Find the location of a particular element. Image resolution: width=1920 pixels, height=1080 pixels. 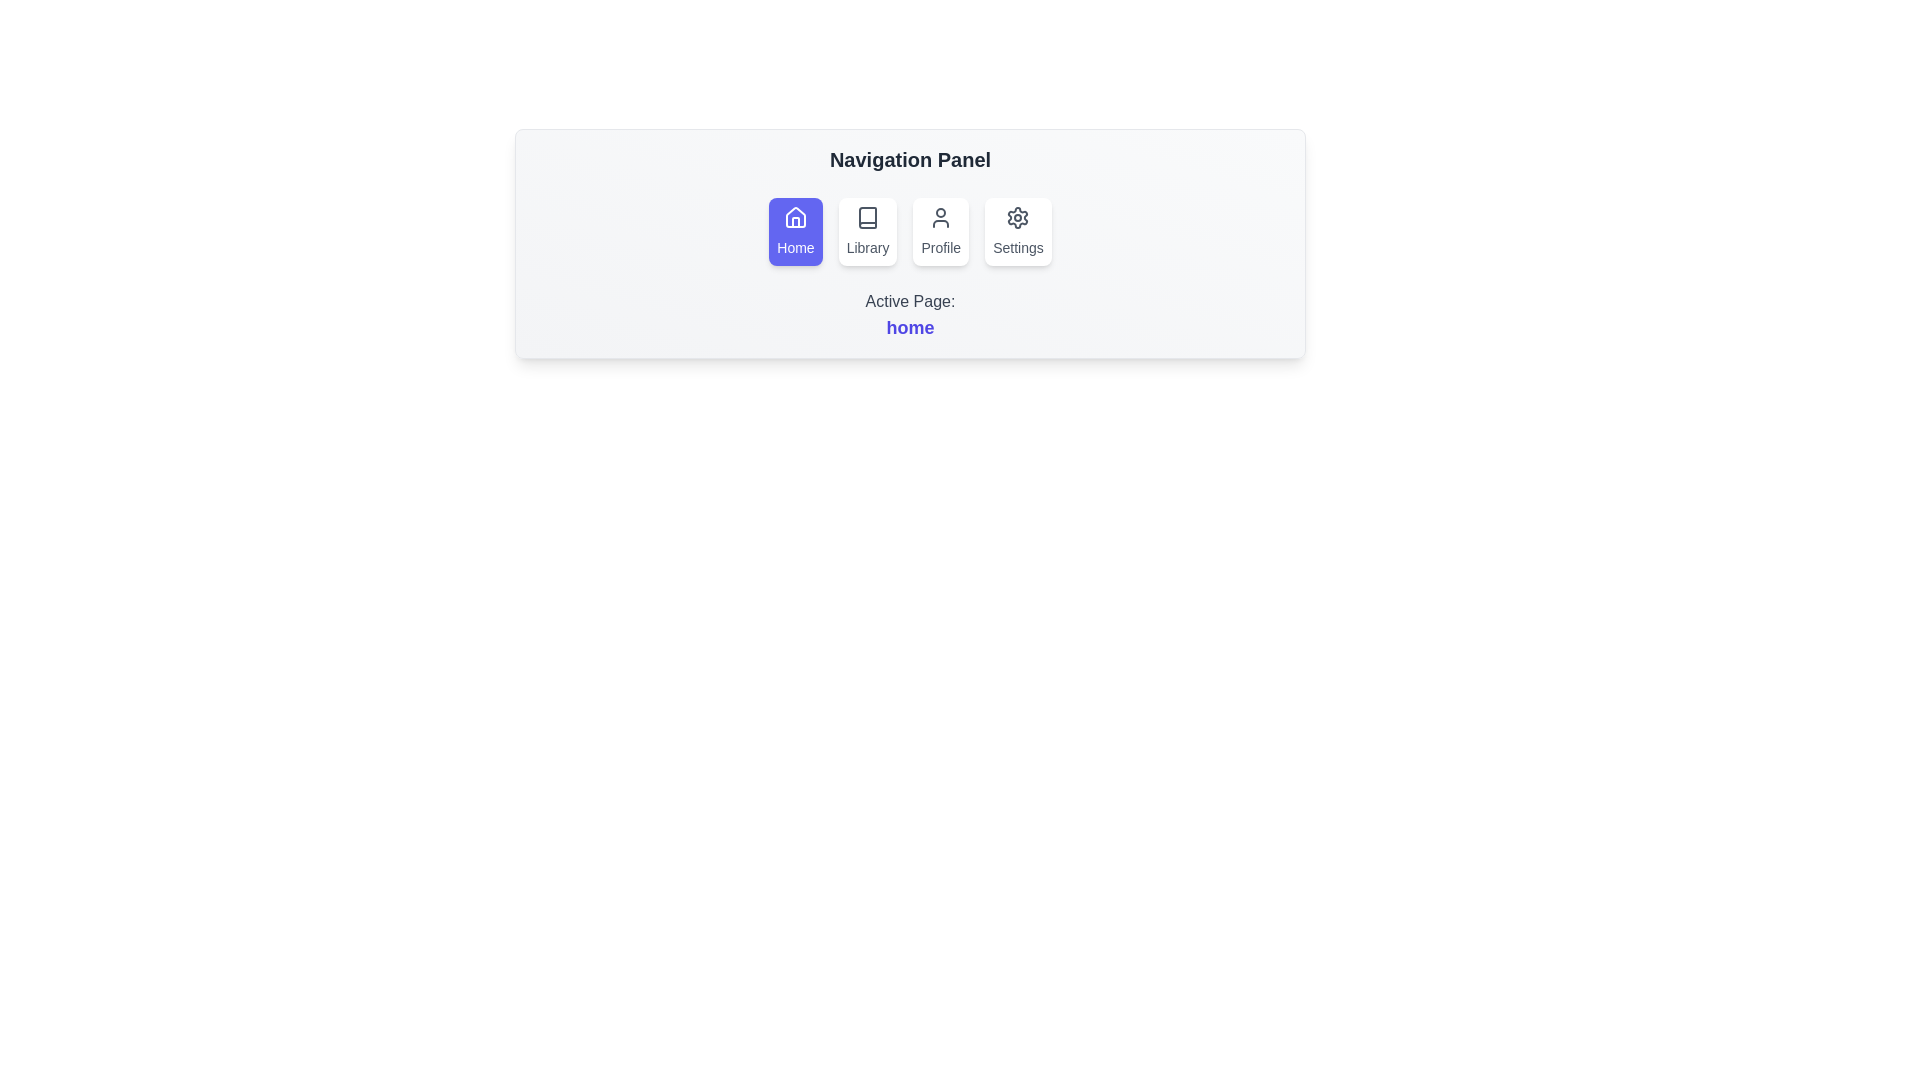

the Text Label displaying 'Active Page: home', which consists of gray text 'Active Page:' and blue link text 'home', located at the bottom of the 'Navigation Panel' is located at coordinates (909, 315).